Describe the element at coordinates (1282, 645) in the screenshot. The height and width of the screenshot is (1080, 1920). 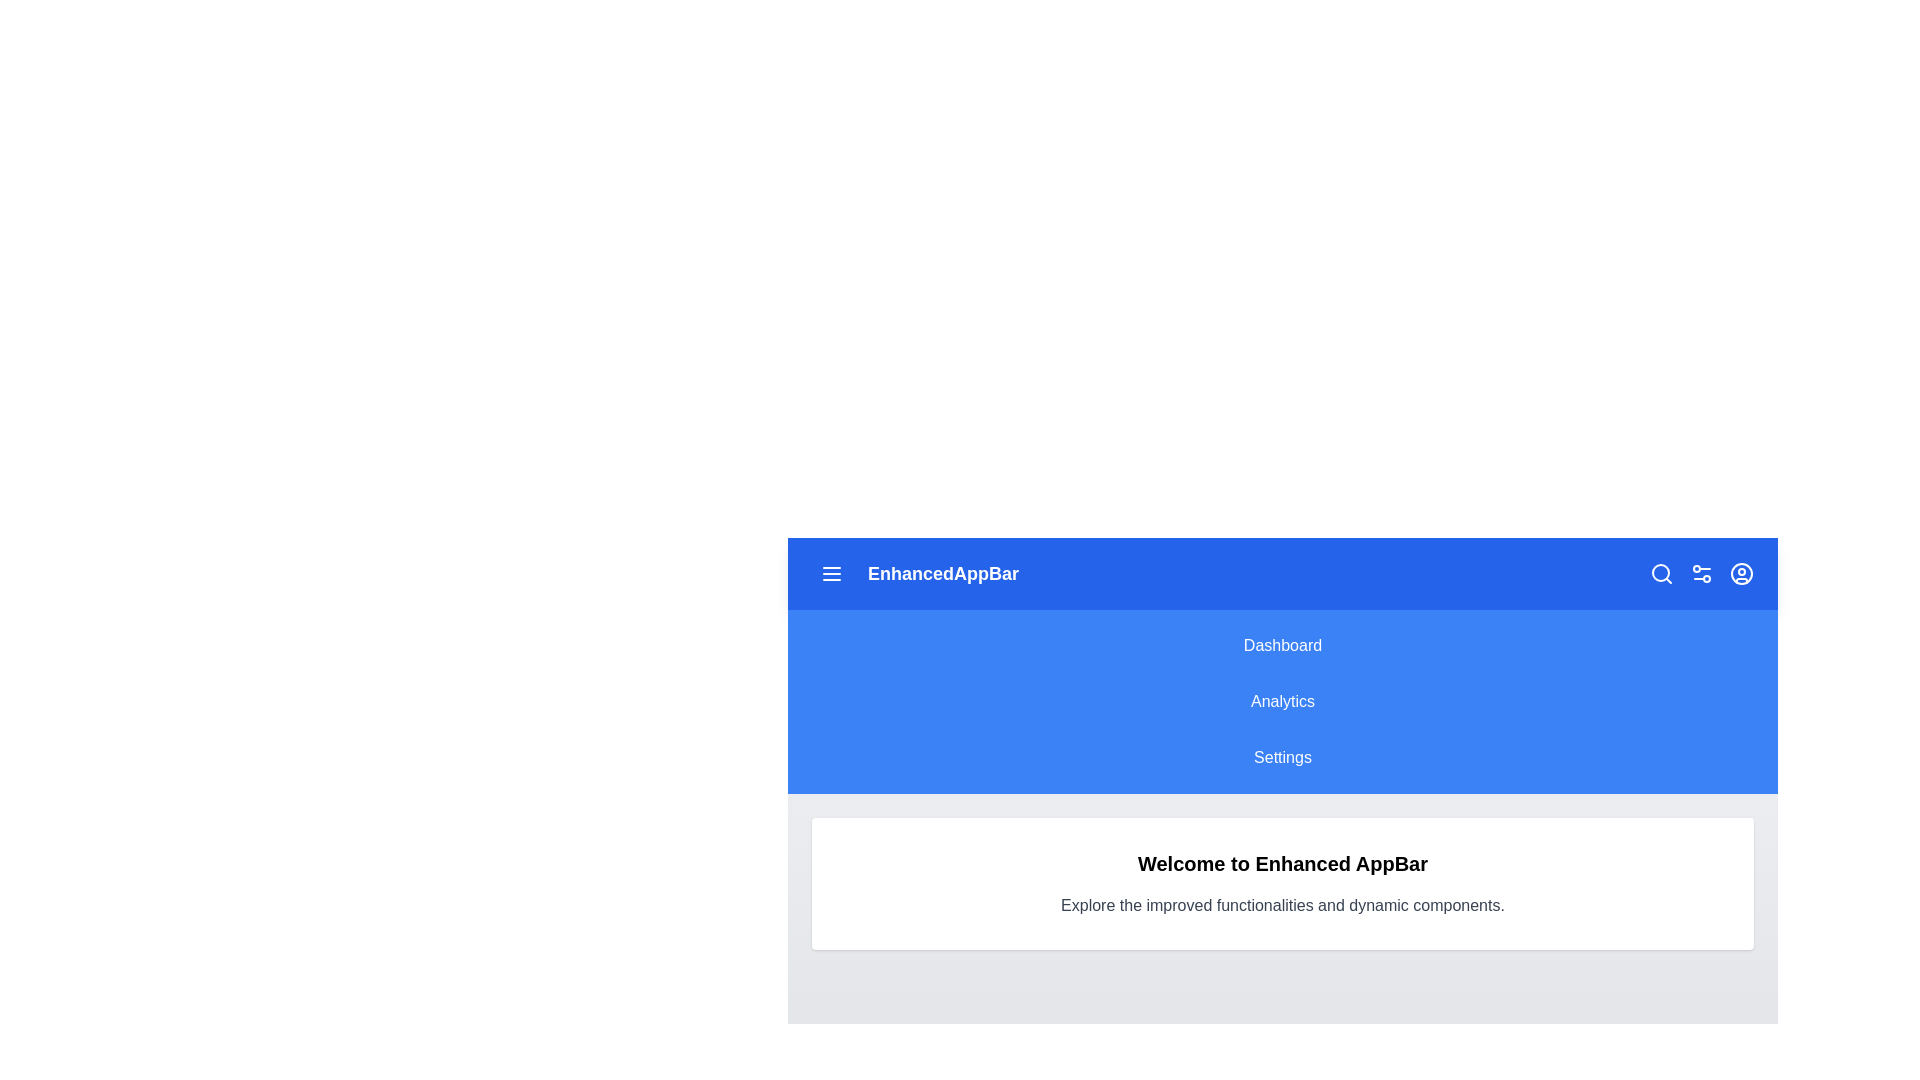
I see `the menu item Dashboard to observe its hover effect` at that location.